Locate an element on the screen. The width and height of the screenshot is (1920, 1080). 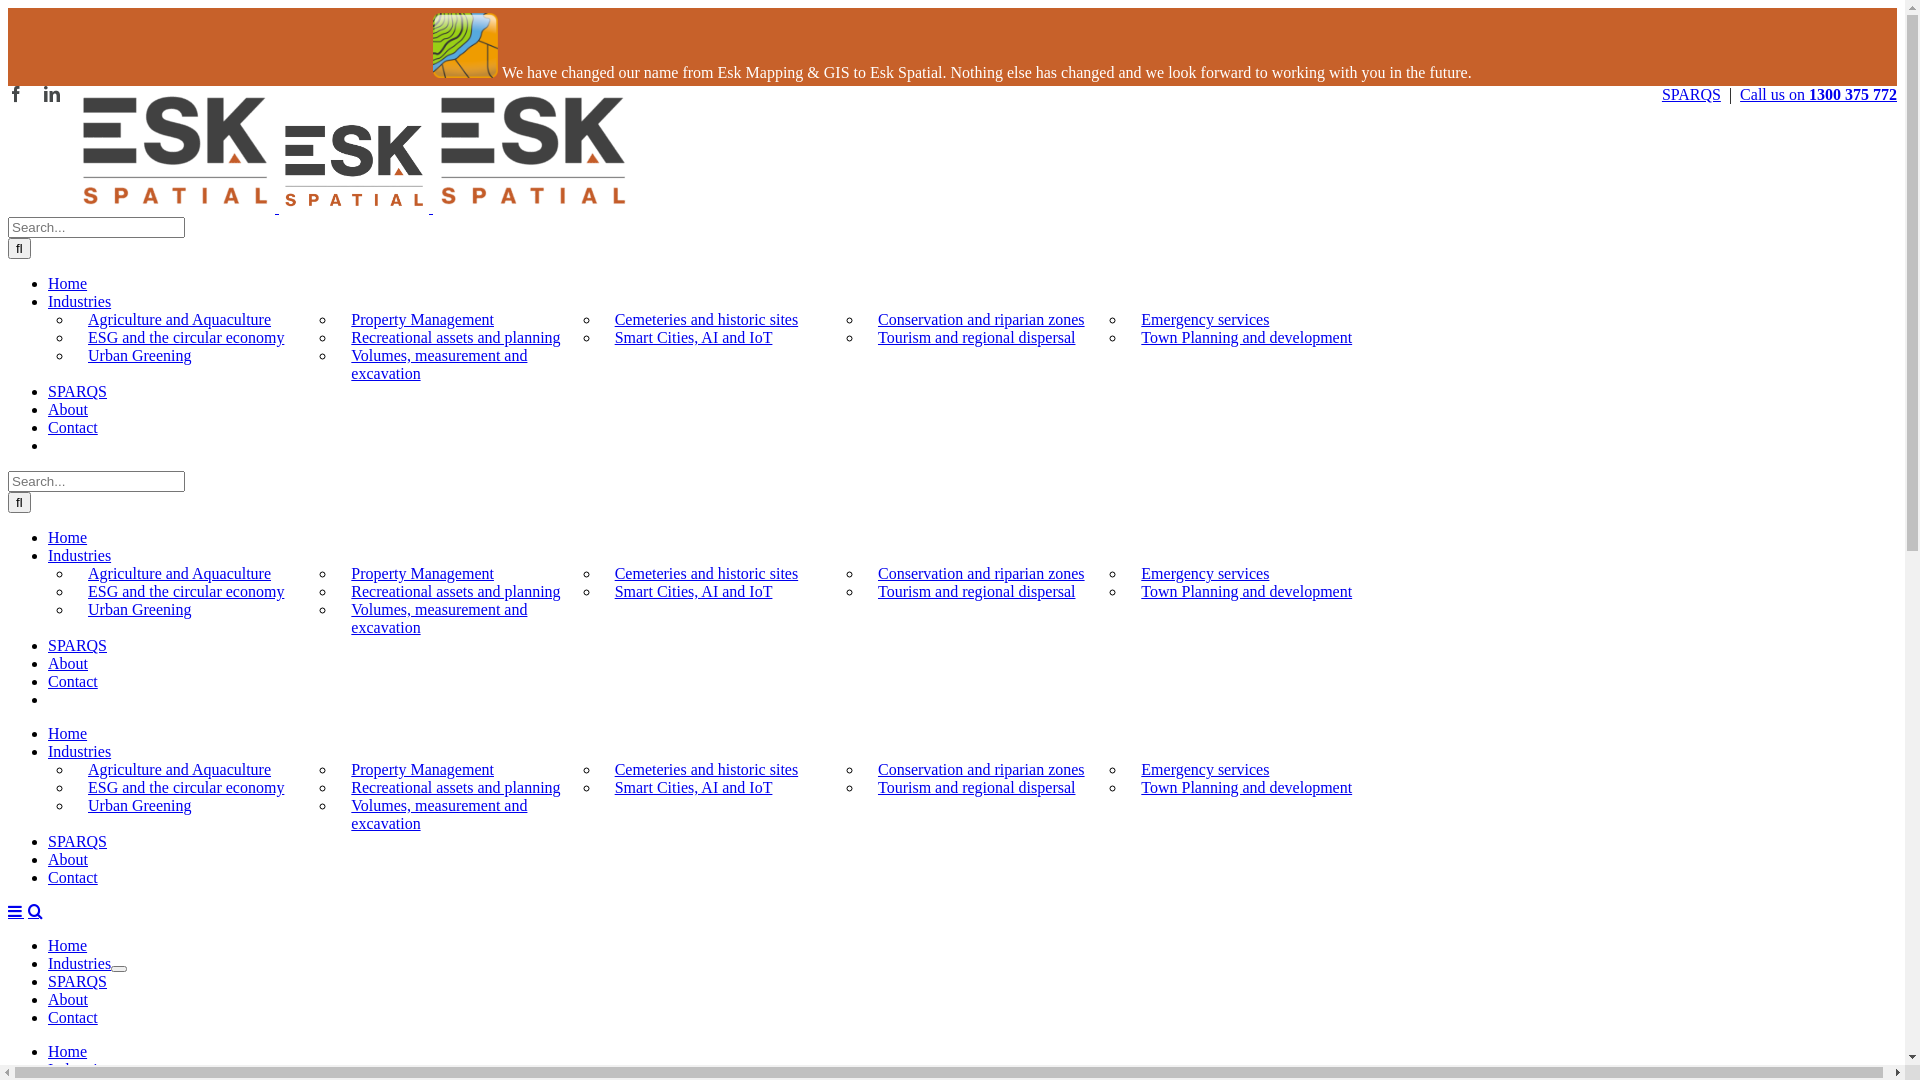
'Recreational assets and planning' is located at coordinates (454, 590).